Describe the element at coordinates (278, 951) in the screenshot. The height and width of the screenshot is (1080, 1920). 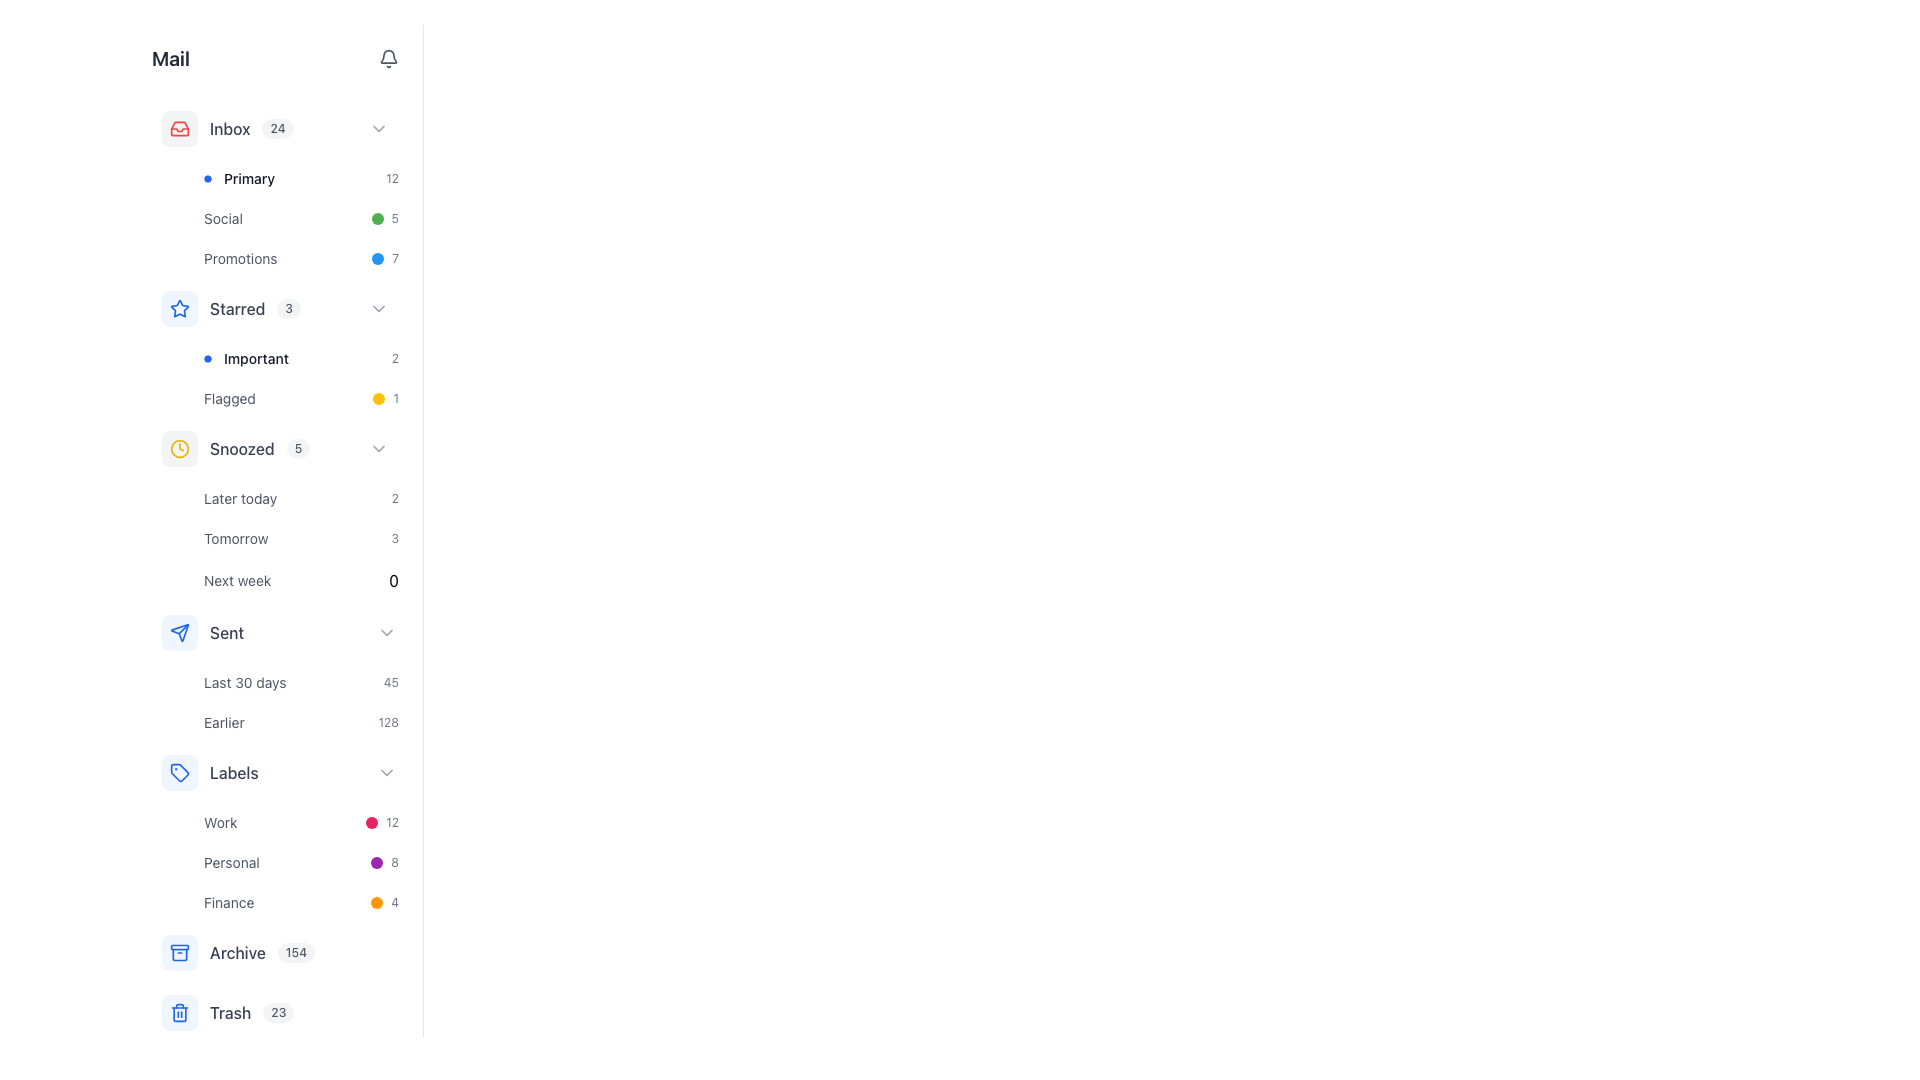
I see `the 'Archive' menu item, which displays the number of items assigned to it, located under the 'Labels' section and above the 'Trash' section` at that location.